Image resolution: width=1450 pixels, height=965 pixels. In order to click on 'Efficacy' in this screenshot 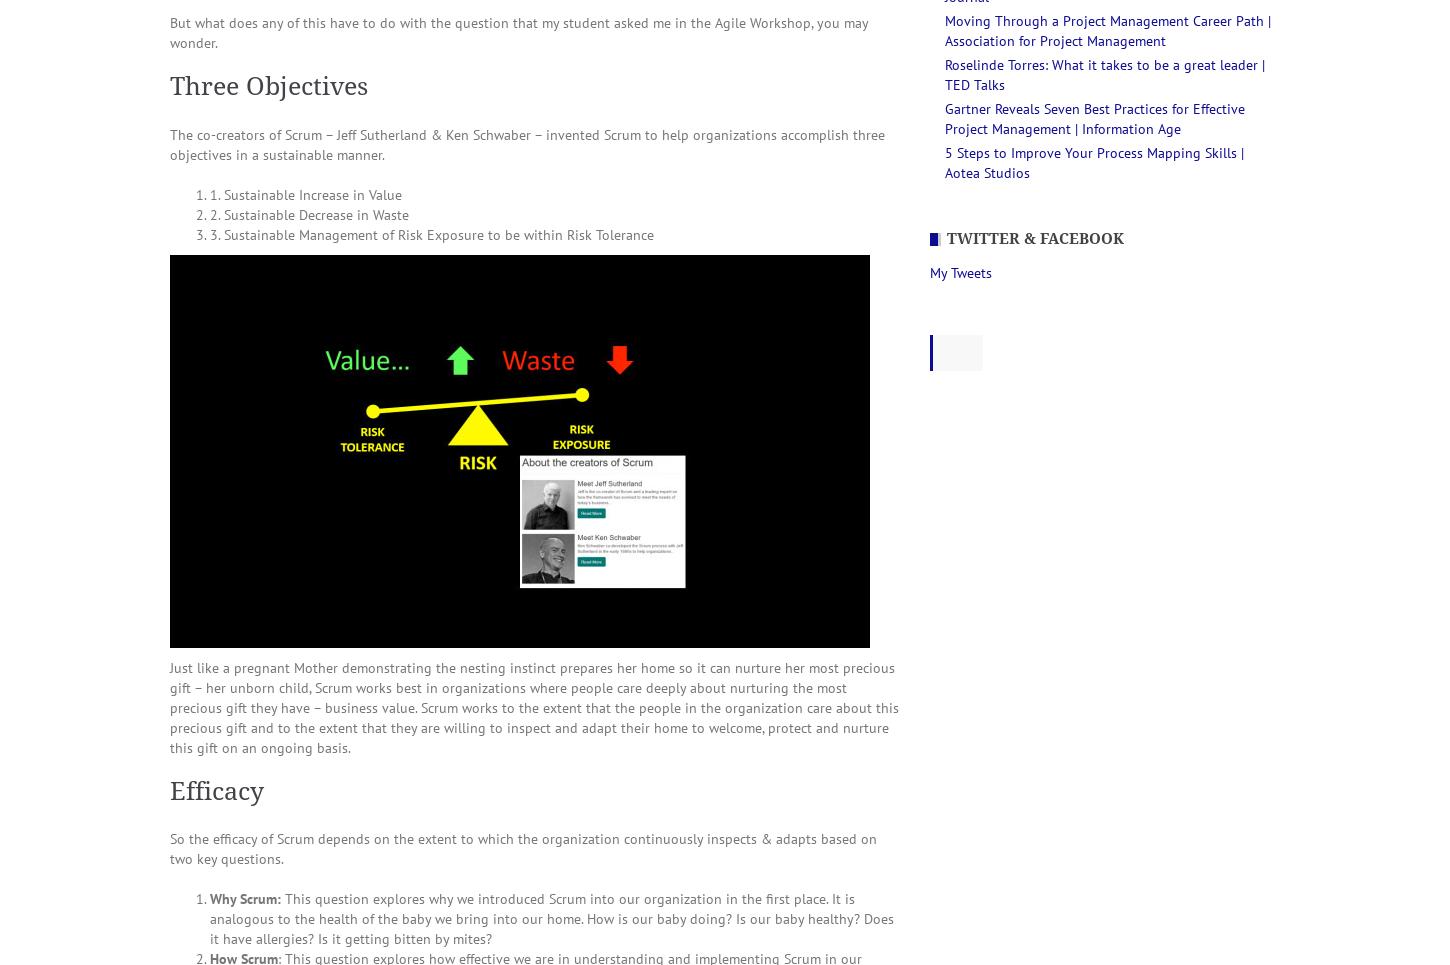, I will do `click(216, 790)`.